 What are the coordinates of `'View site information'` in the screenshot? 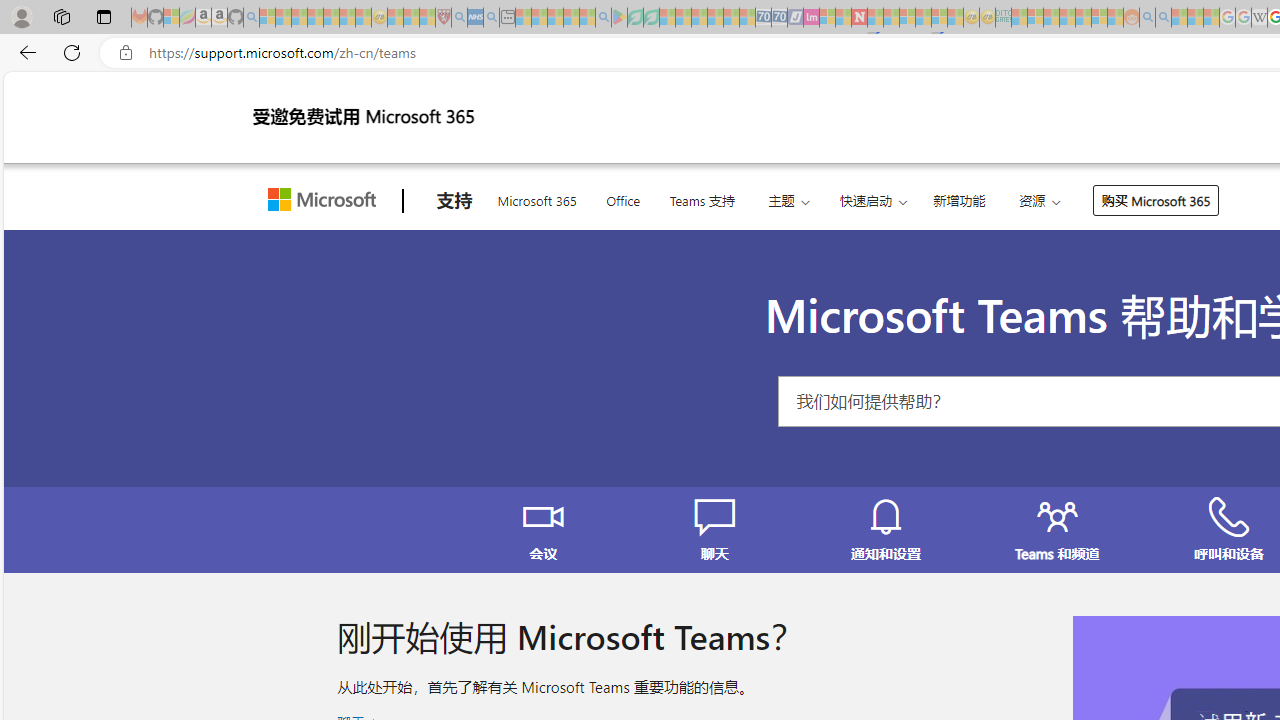 It's located at (125, 52).